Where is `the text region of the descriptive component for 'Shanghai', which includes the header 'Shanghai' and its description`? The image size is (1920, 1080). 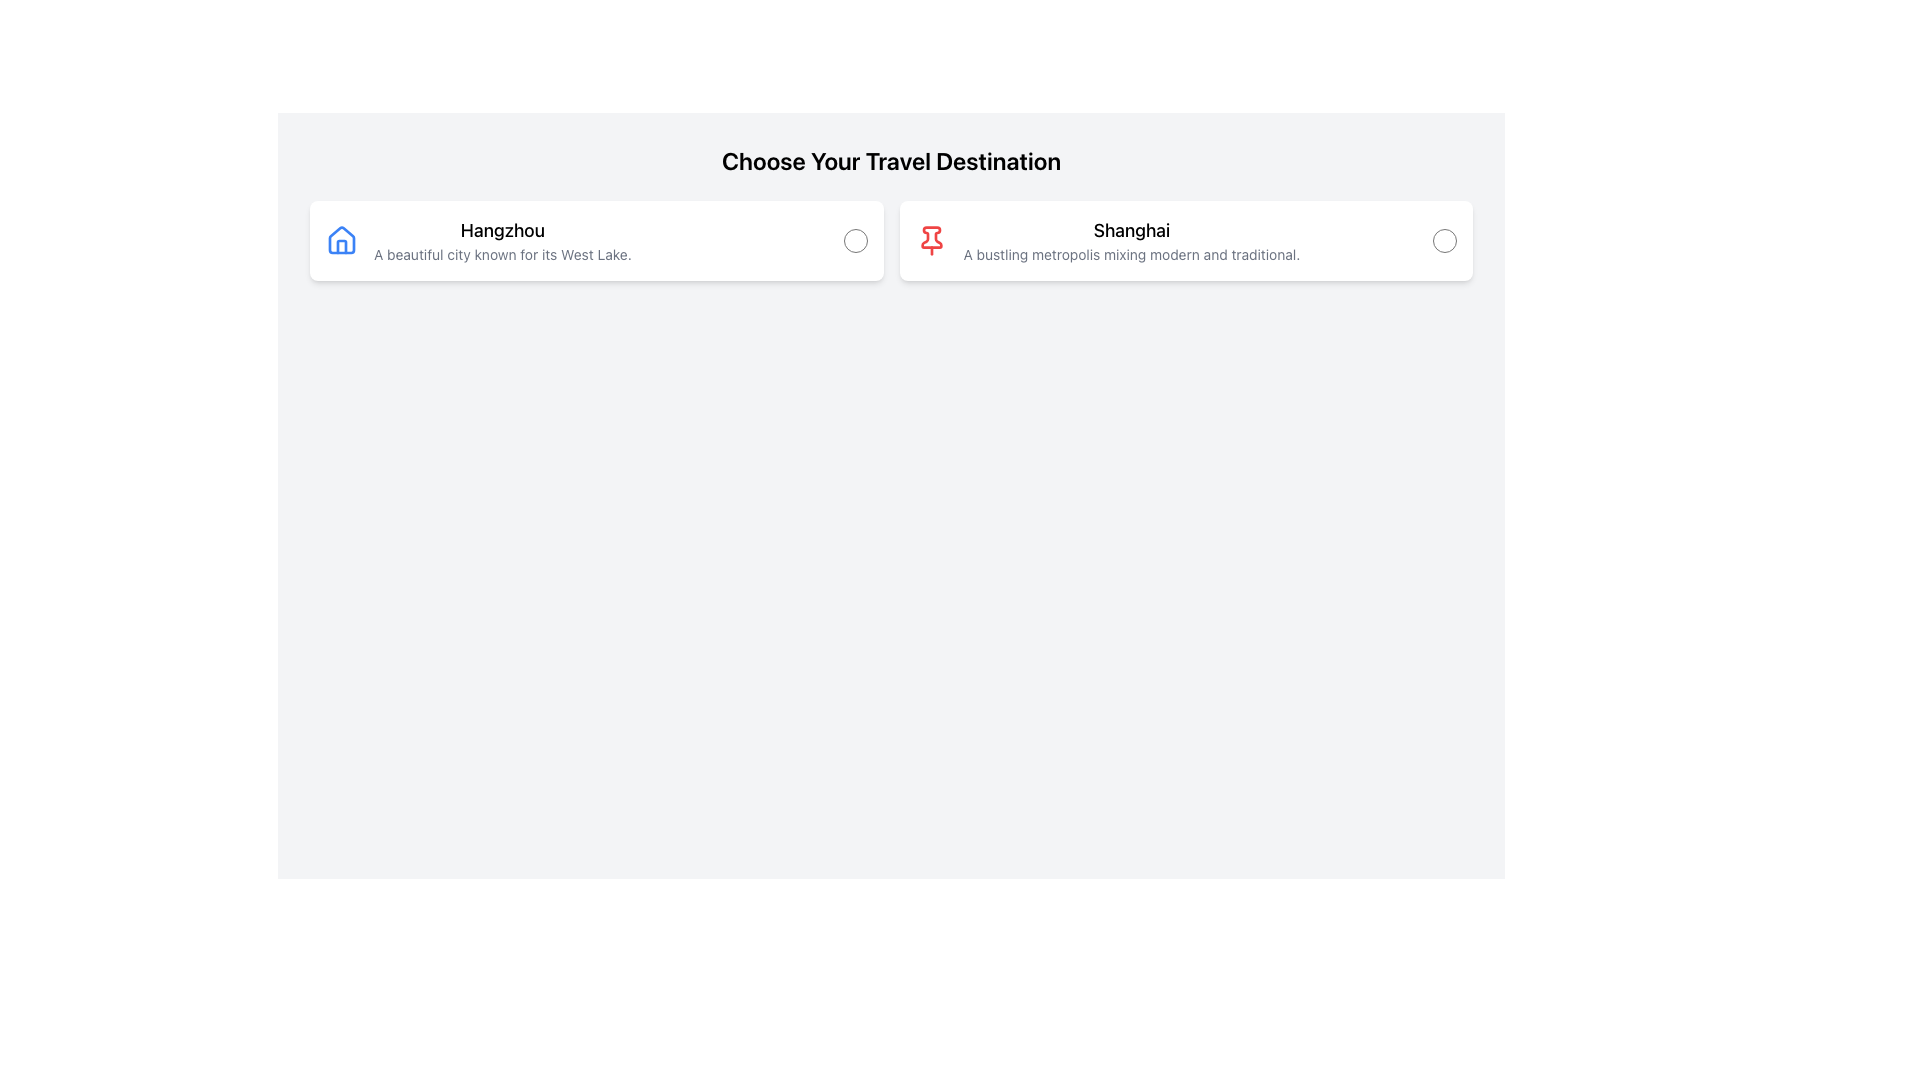
the text region of the descriptive component for 'Shanghai', which includes the header 'Shanghai' and its description is located at coordinates (1106, 239).